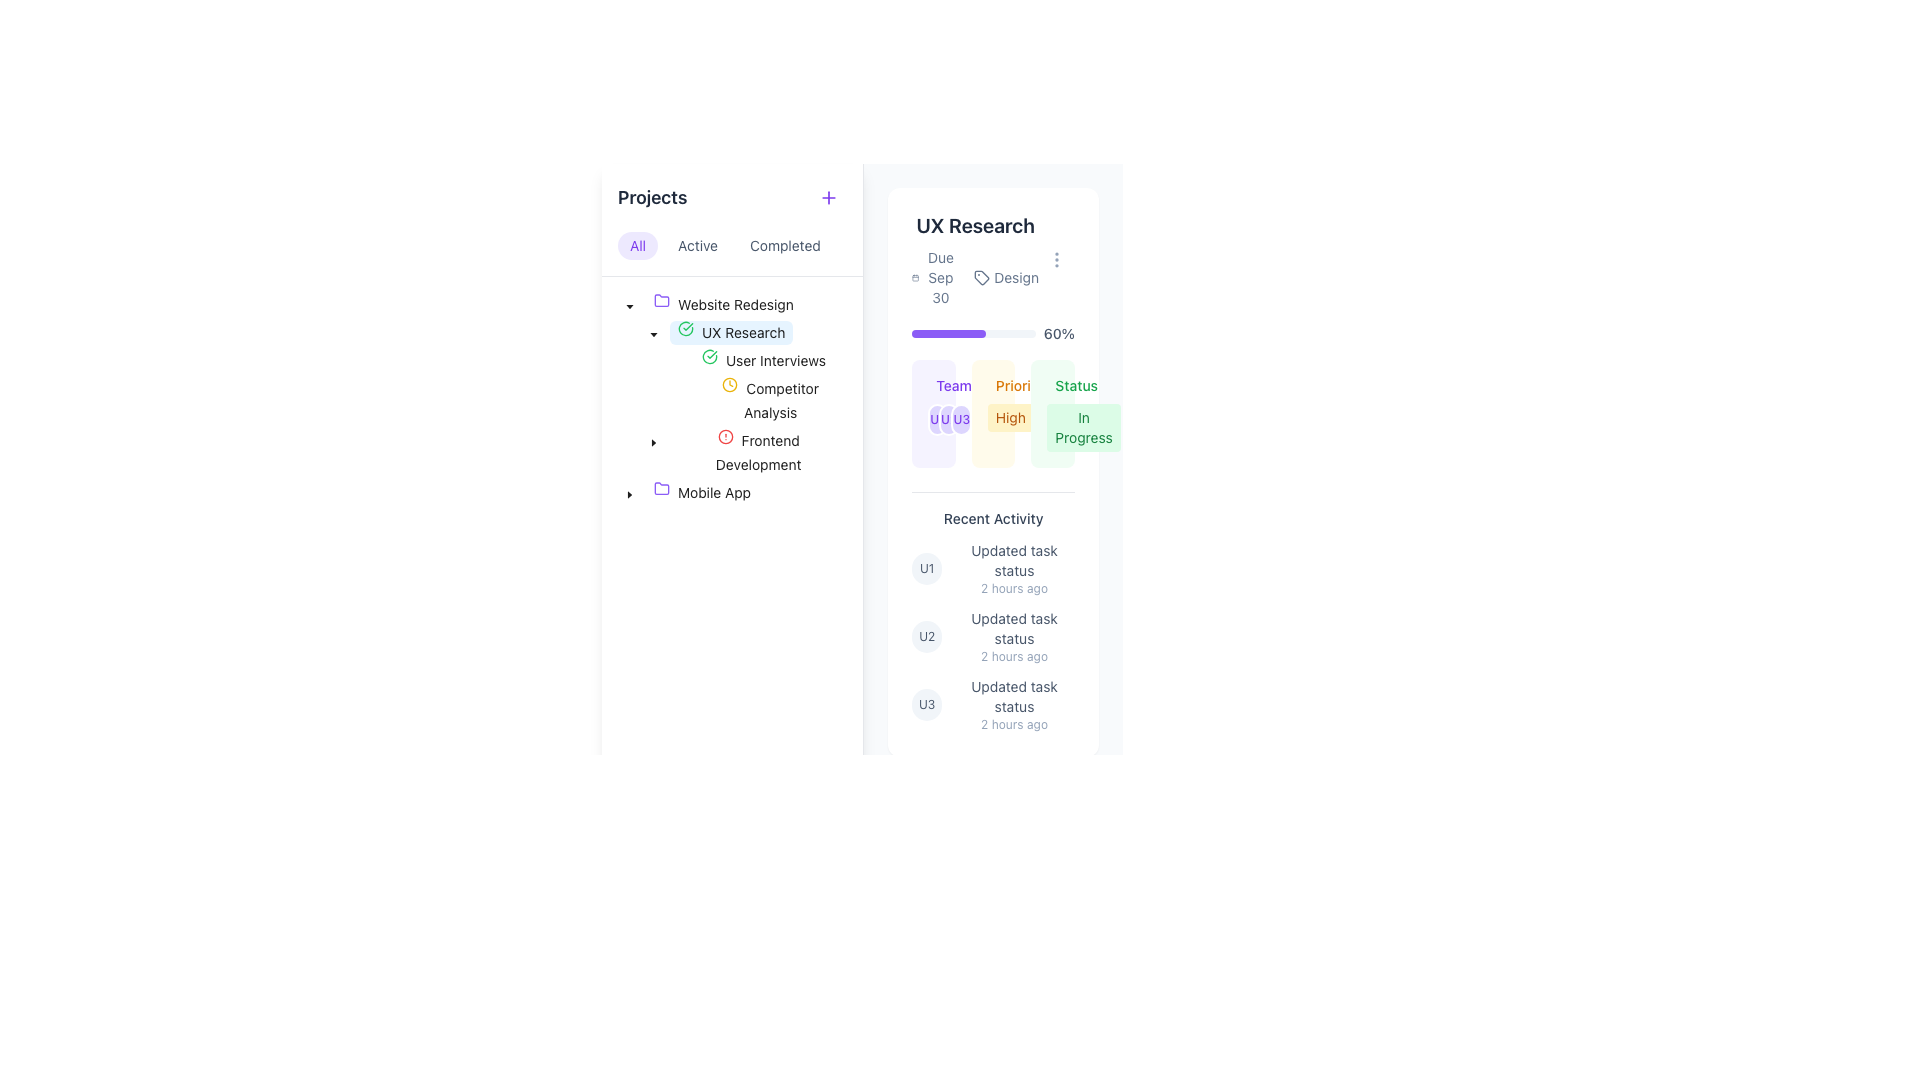 This screenshot has height=1080, width=1920. Describe the element at coordinates (702, 493) in the screenshot. I see `the Tree Node element labeled 'Mobile App' located under the 'Projects' header` at that location.